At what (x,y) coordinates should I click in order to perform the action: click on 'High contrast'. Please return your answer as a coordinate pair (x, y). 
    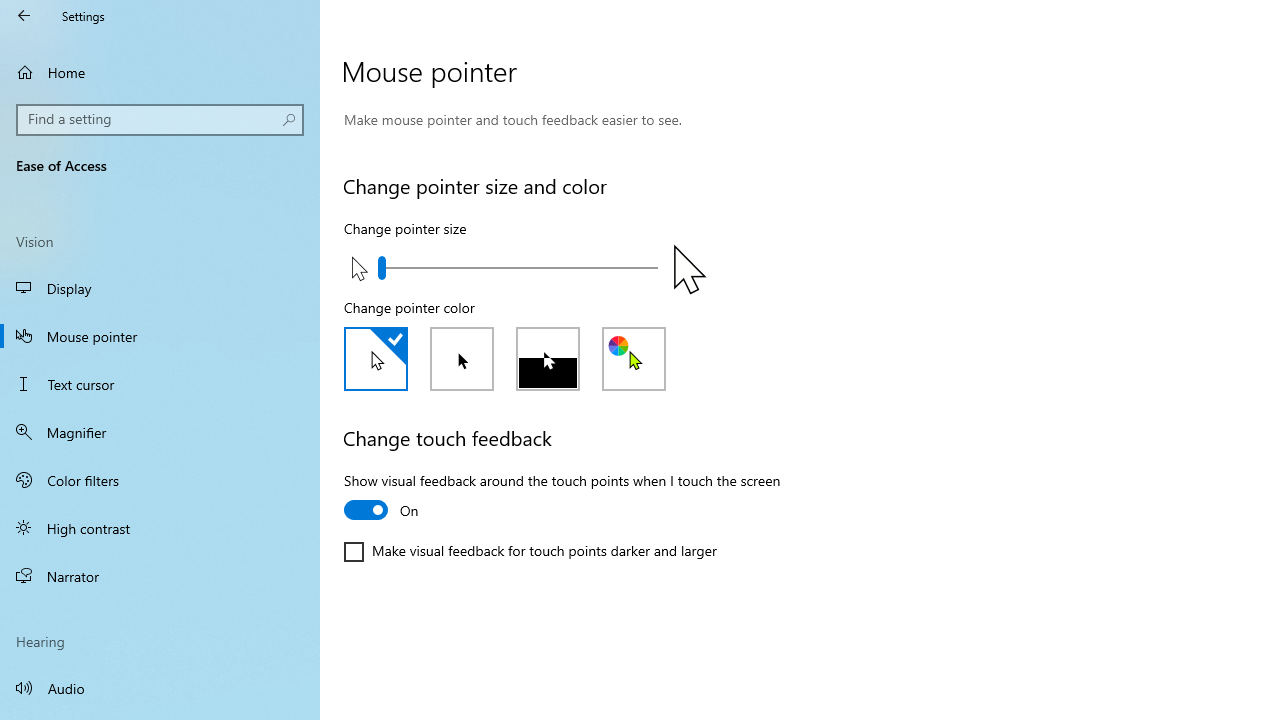
    Looking at the image, I should click on (160, 527).